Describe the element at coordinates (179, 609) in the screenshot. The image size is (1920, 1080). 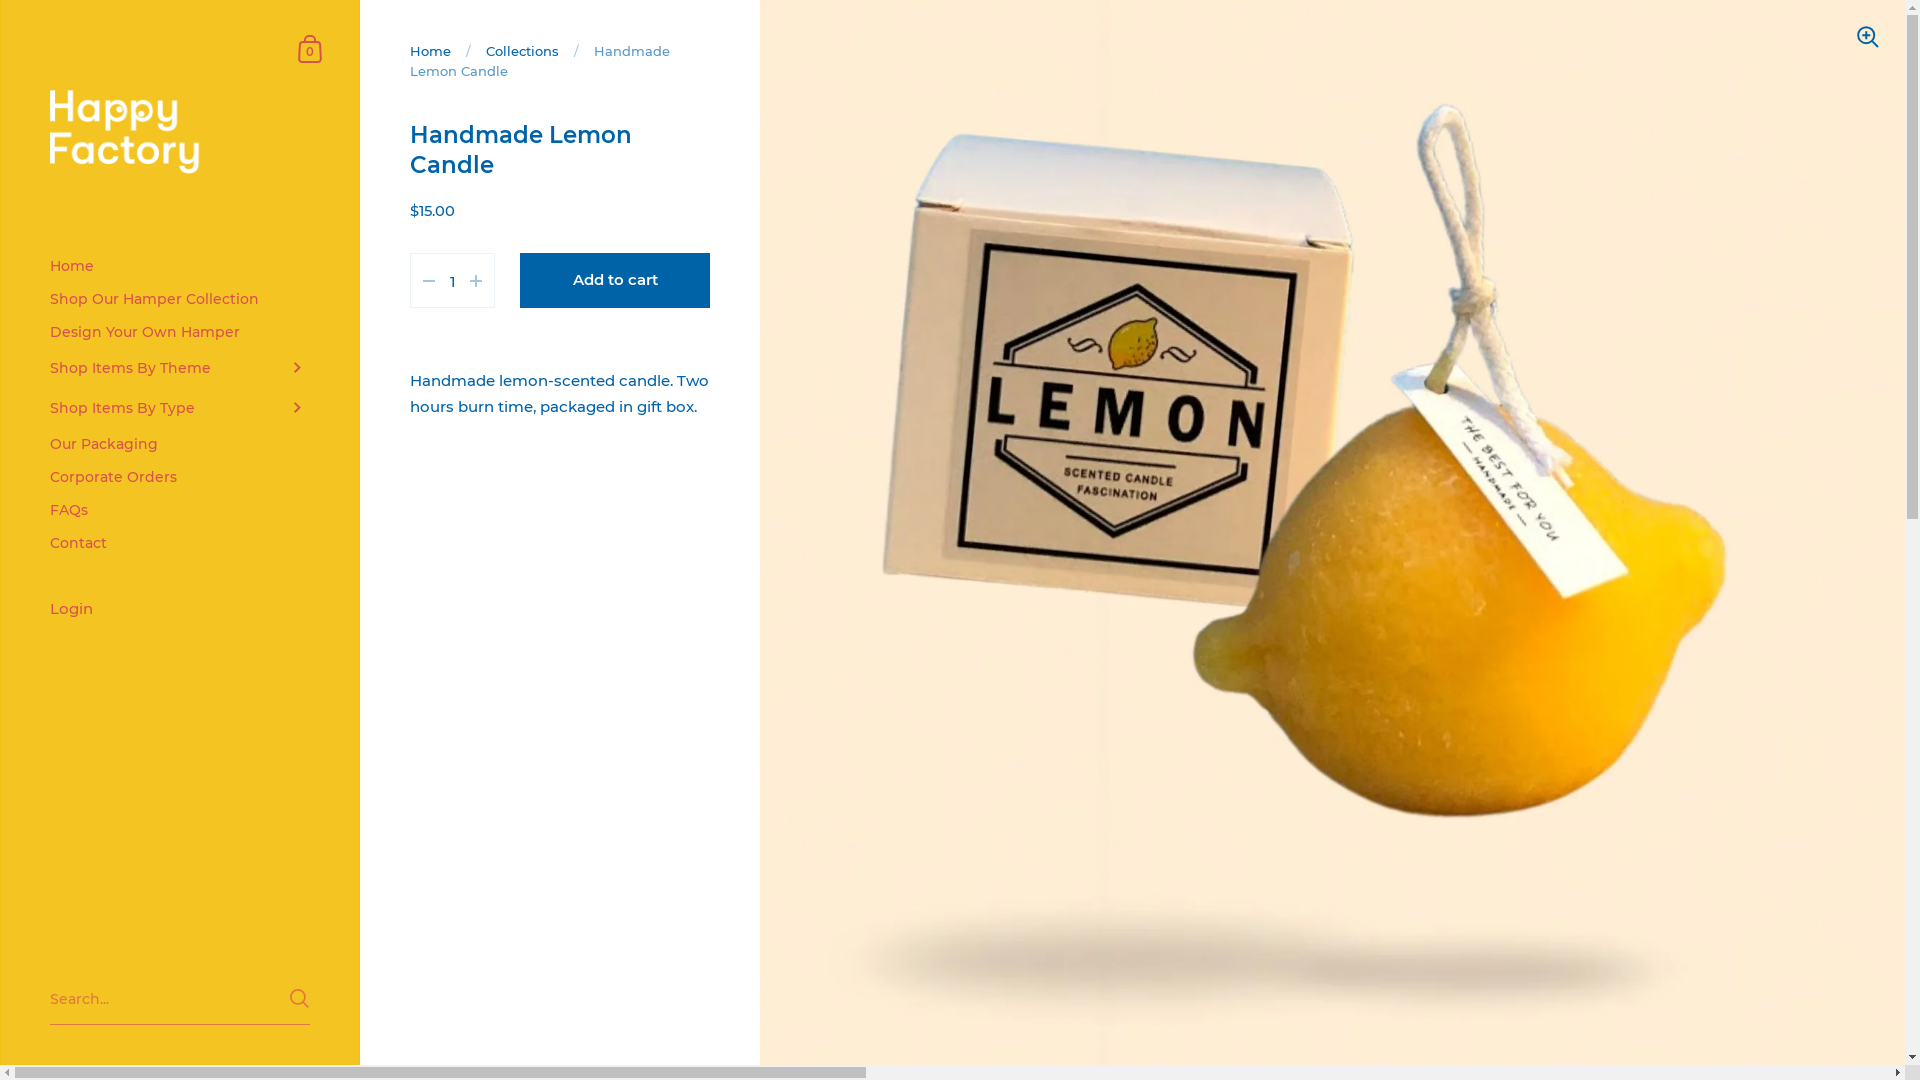
I see `'Login'` at that location.